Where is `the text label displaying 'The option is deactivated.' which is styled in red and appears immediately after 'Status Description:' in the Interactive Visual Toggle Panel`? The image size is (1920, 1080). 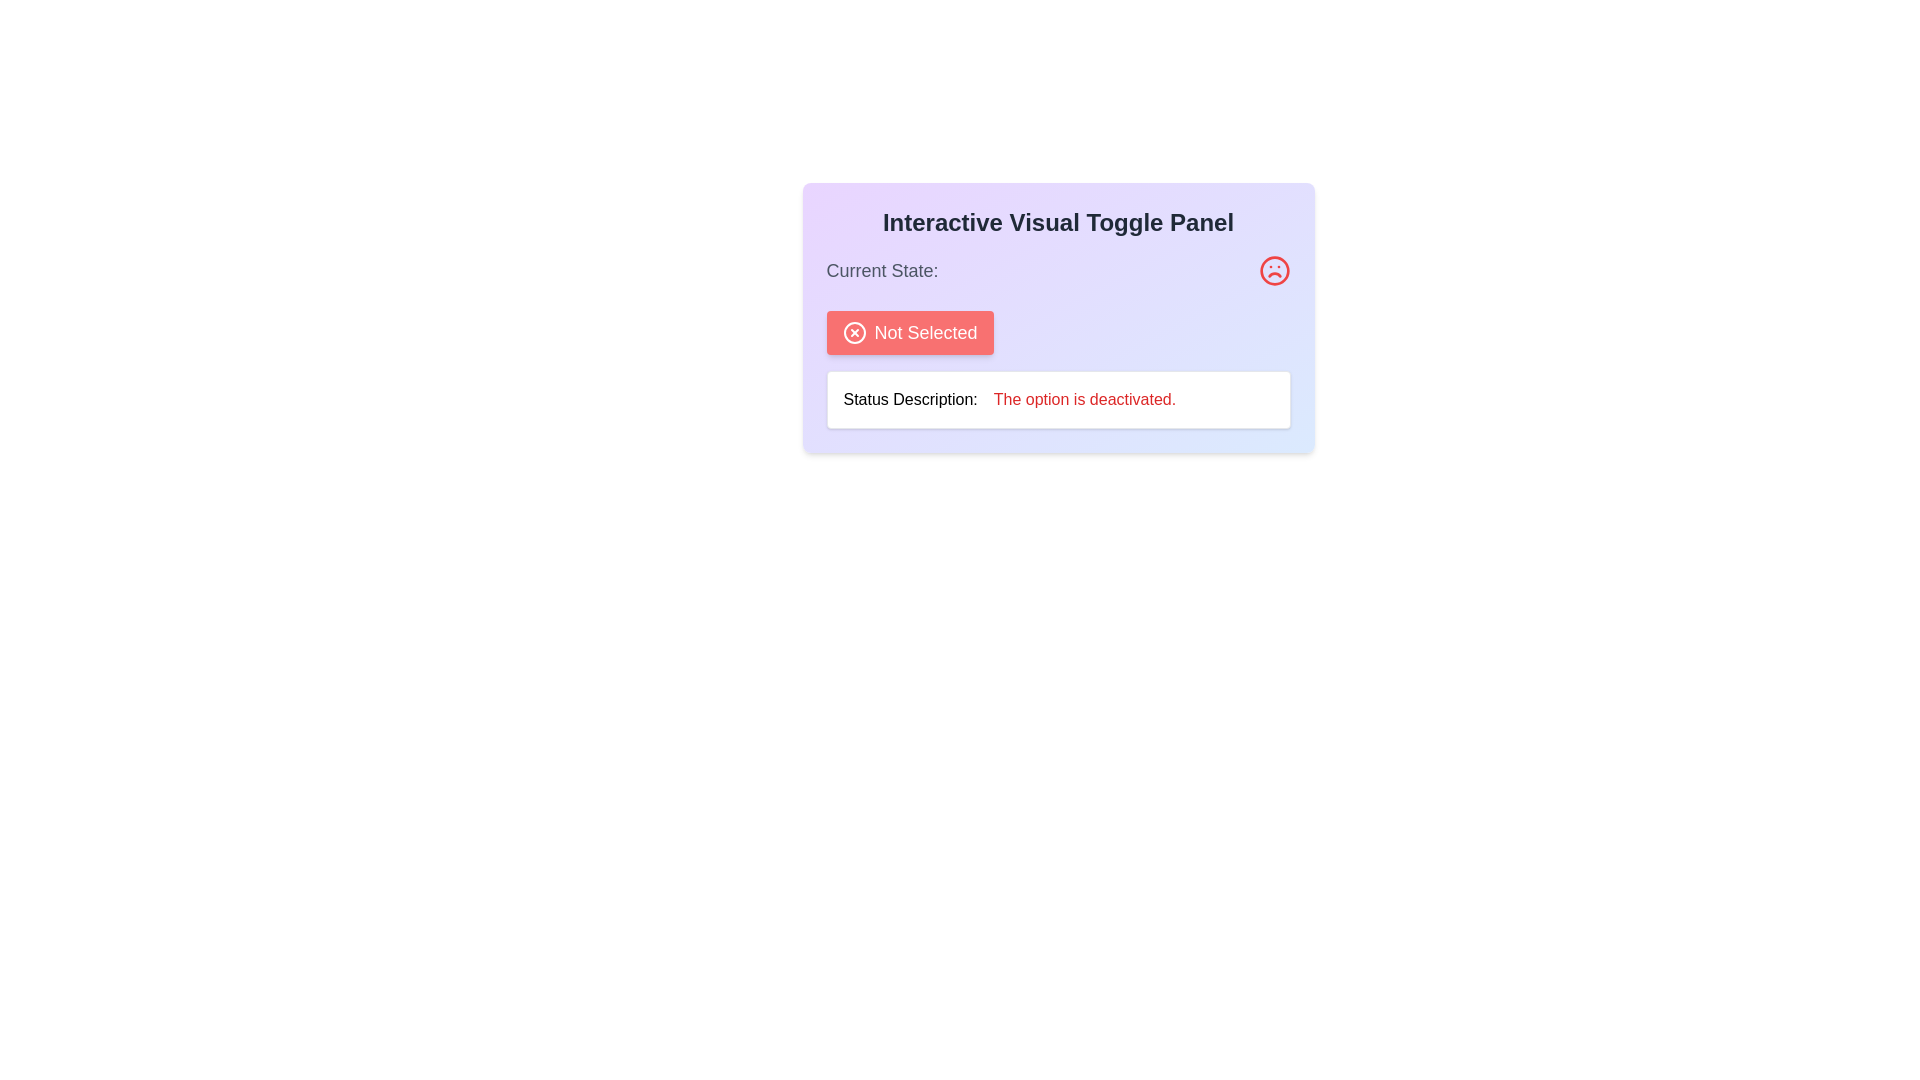 the text label displaying 'The option is deactivated.' which is styled in red and appears immediately after 'Status Description:' in the Interactive Visual Toggle Panel is located at coordinates (1083, 400).